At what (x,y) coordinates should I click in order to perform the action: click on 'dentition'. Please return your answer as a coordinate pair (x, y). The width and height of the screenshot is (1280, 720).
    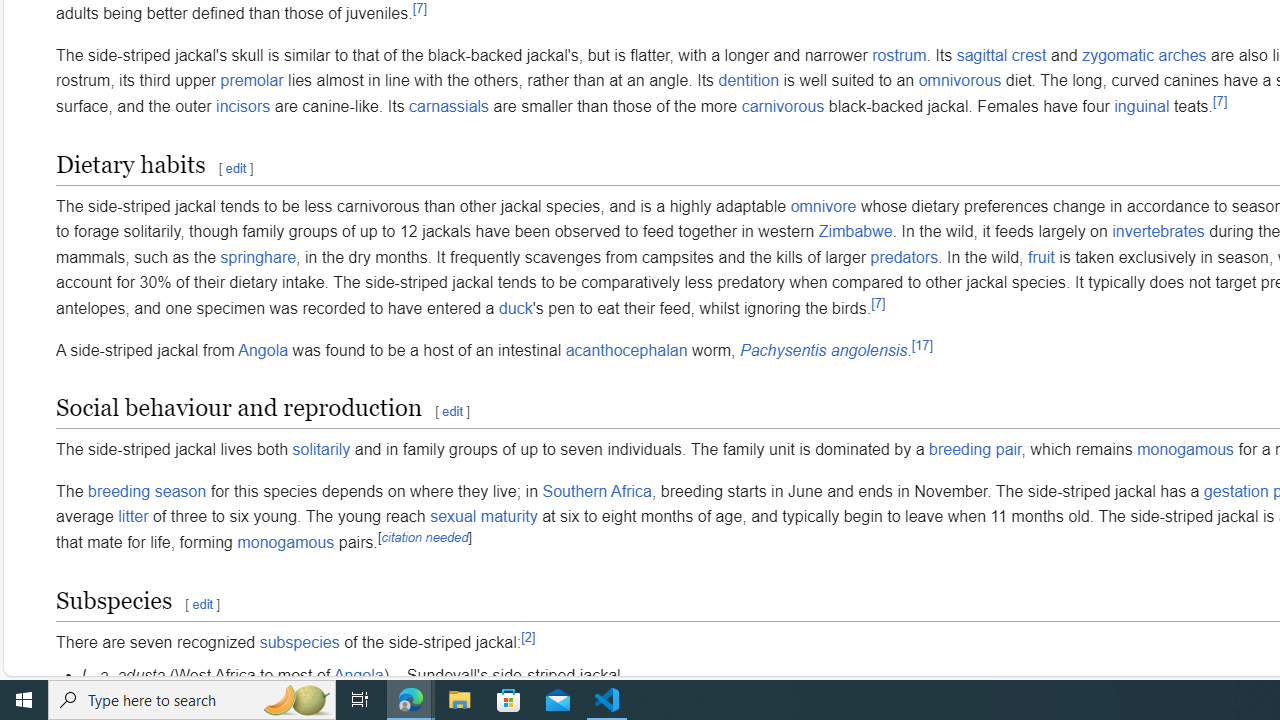
    Looking at the image, I should click on (747, 80).